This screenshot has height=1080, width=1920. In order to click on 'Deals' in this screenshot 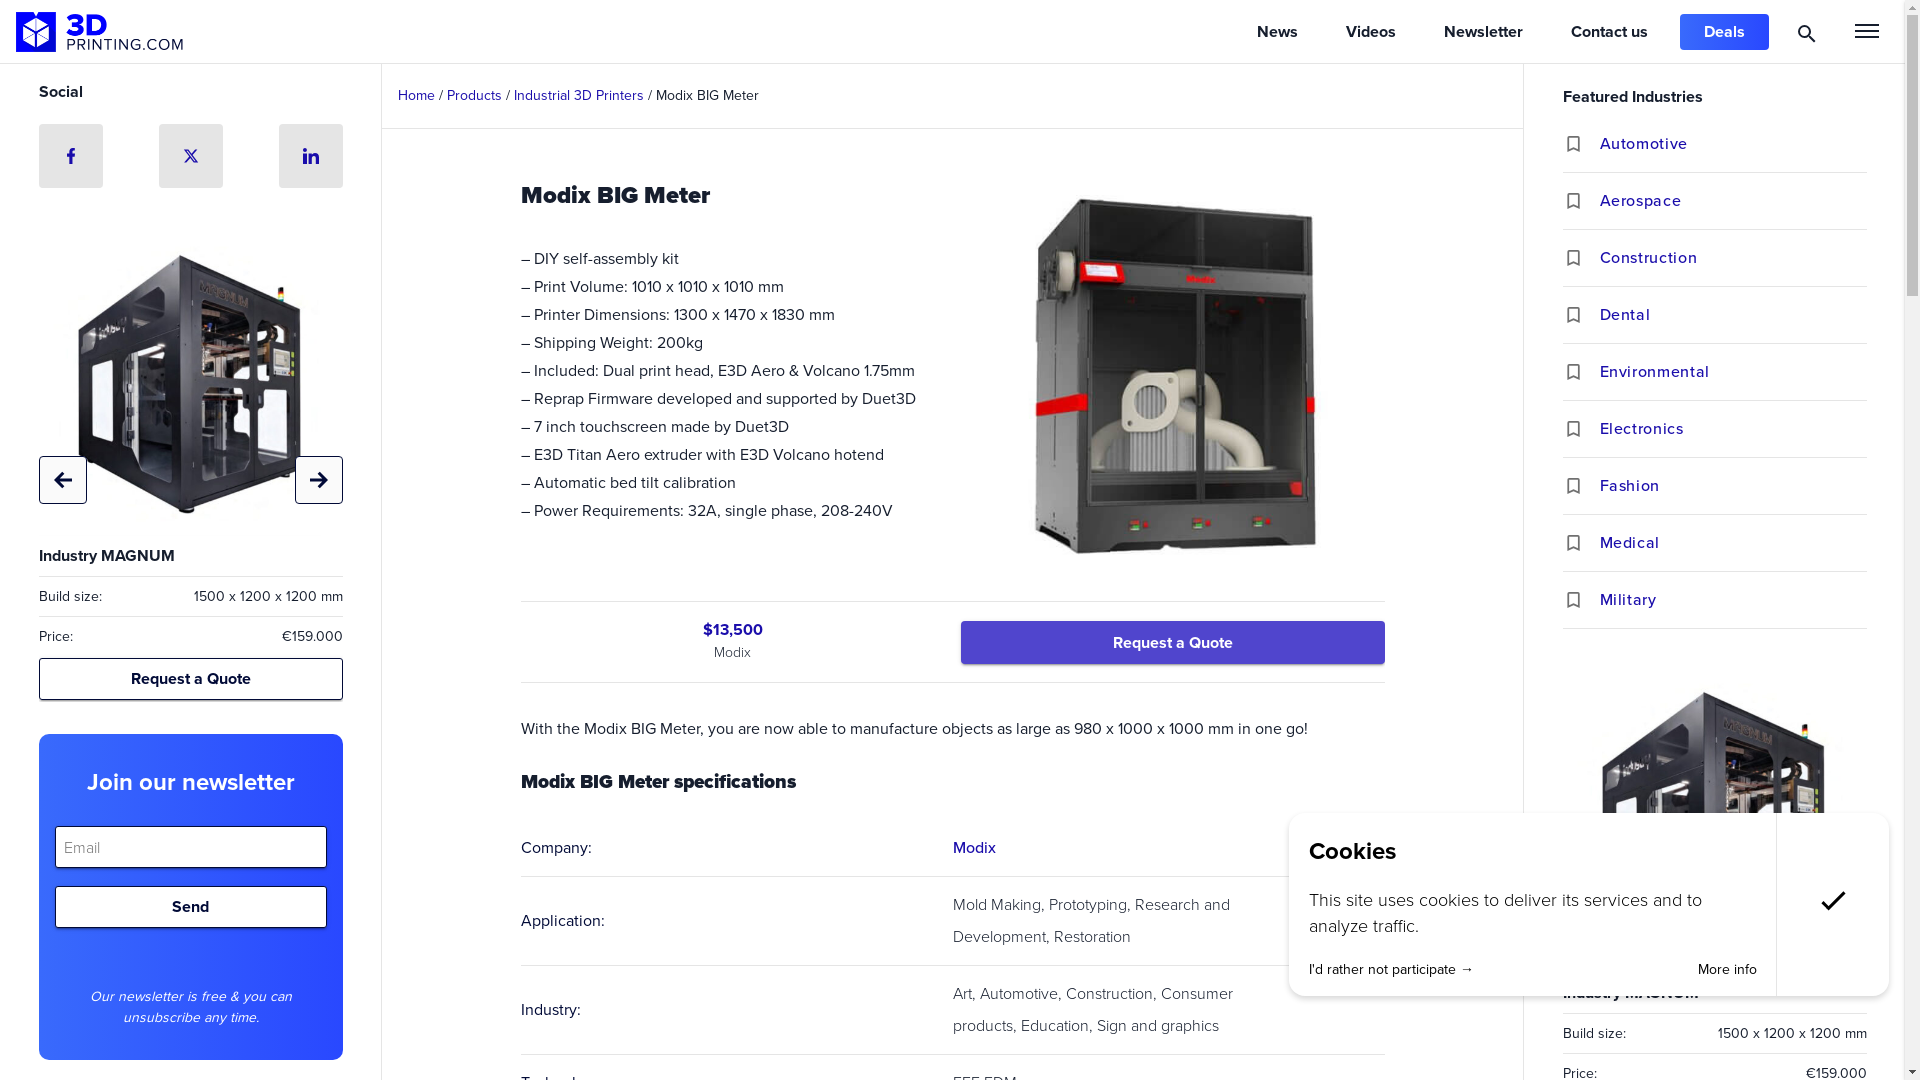, I will do `click(1723, 31)`.